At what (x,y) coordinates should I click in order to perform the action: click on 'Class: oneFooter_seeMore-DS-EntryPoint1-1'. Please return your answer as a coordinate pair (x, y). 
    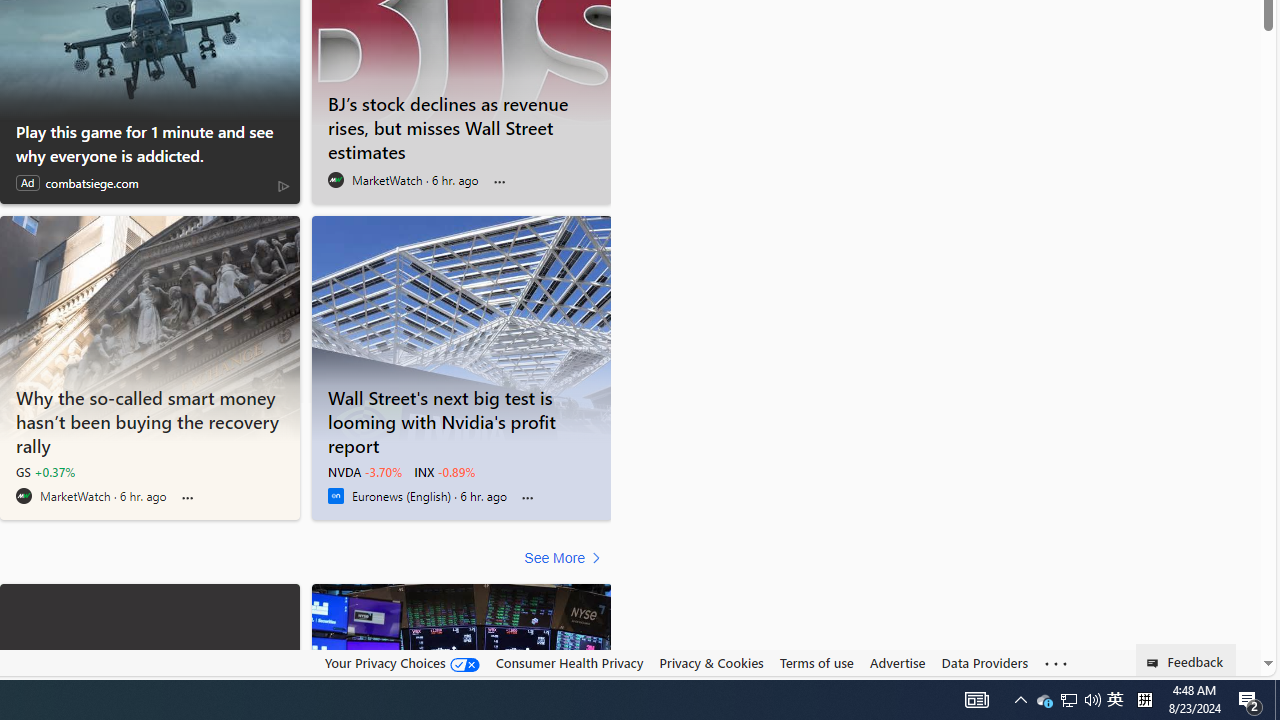
    Looking at the image, I should click on (1055, 663).